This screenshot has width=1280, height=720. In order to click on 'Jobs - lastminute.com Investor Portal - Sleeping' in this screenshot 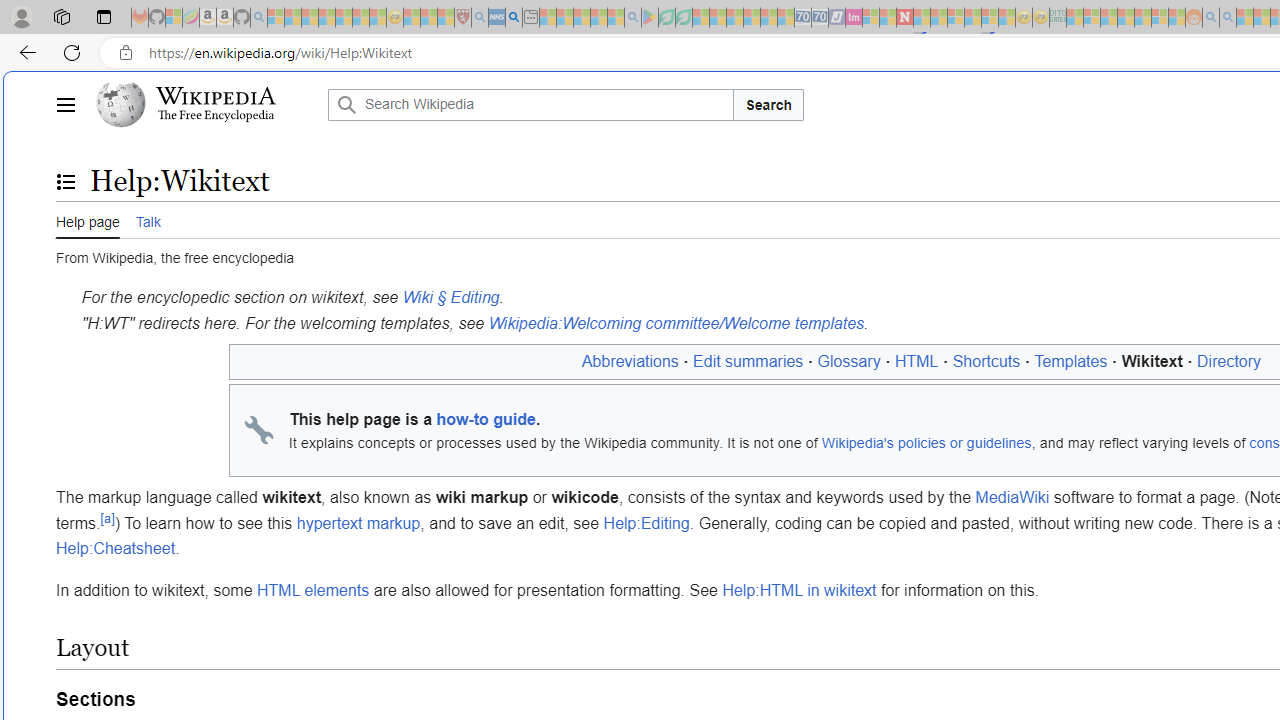, I will do `click(853, 17)`.